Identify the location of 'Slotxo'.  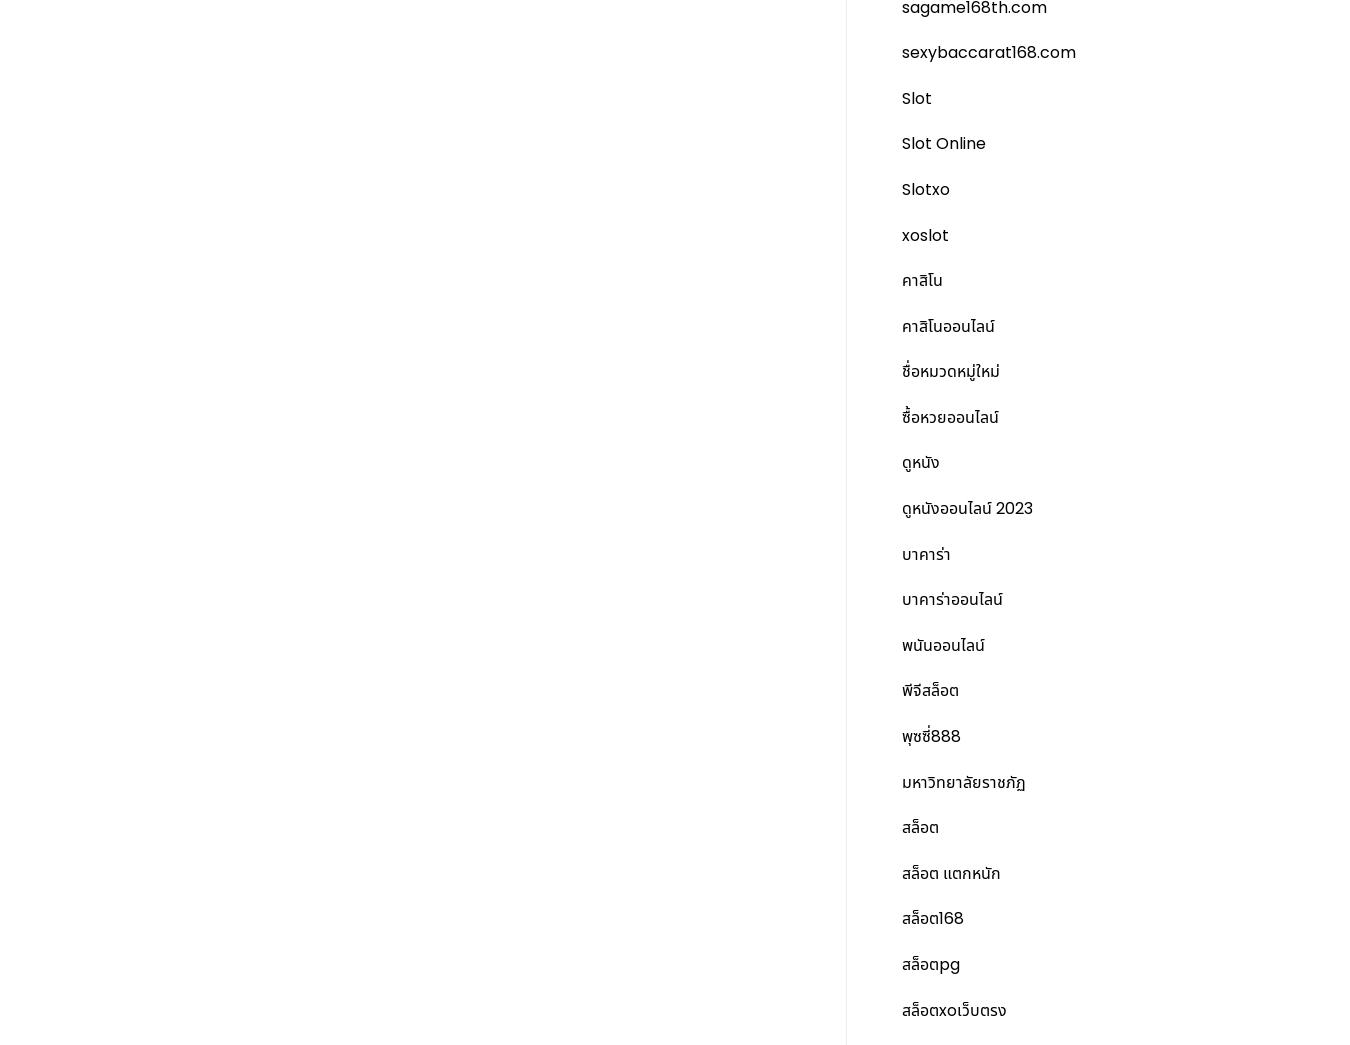
(924, 188).